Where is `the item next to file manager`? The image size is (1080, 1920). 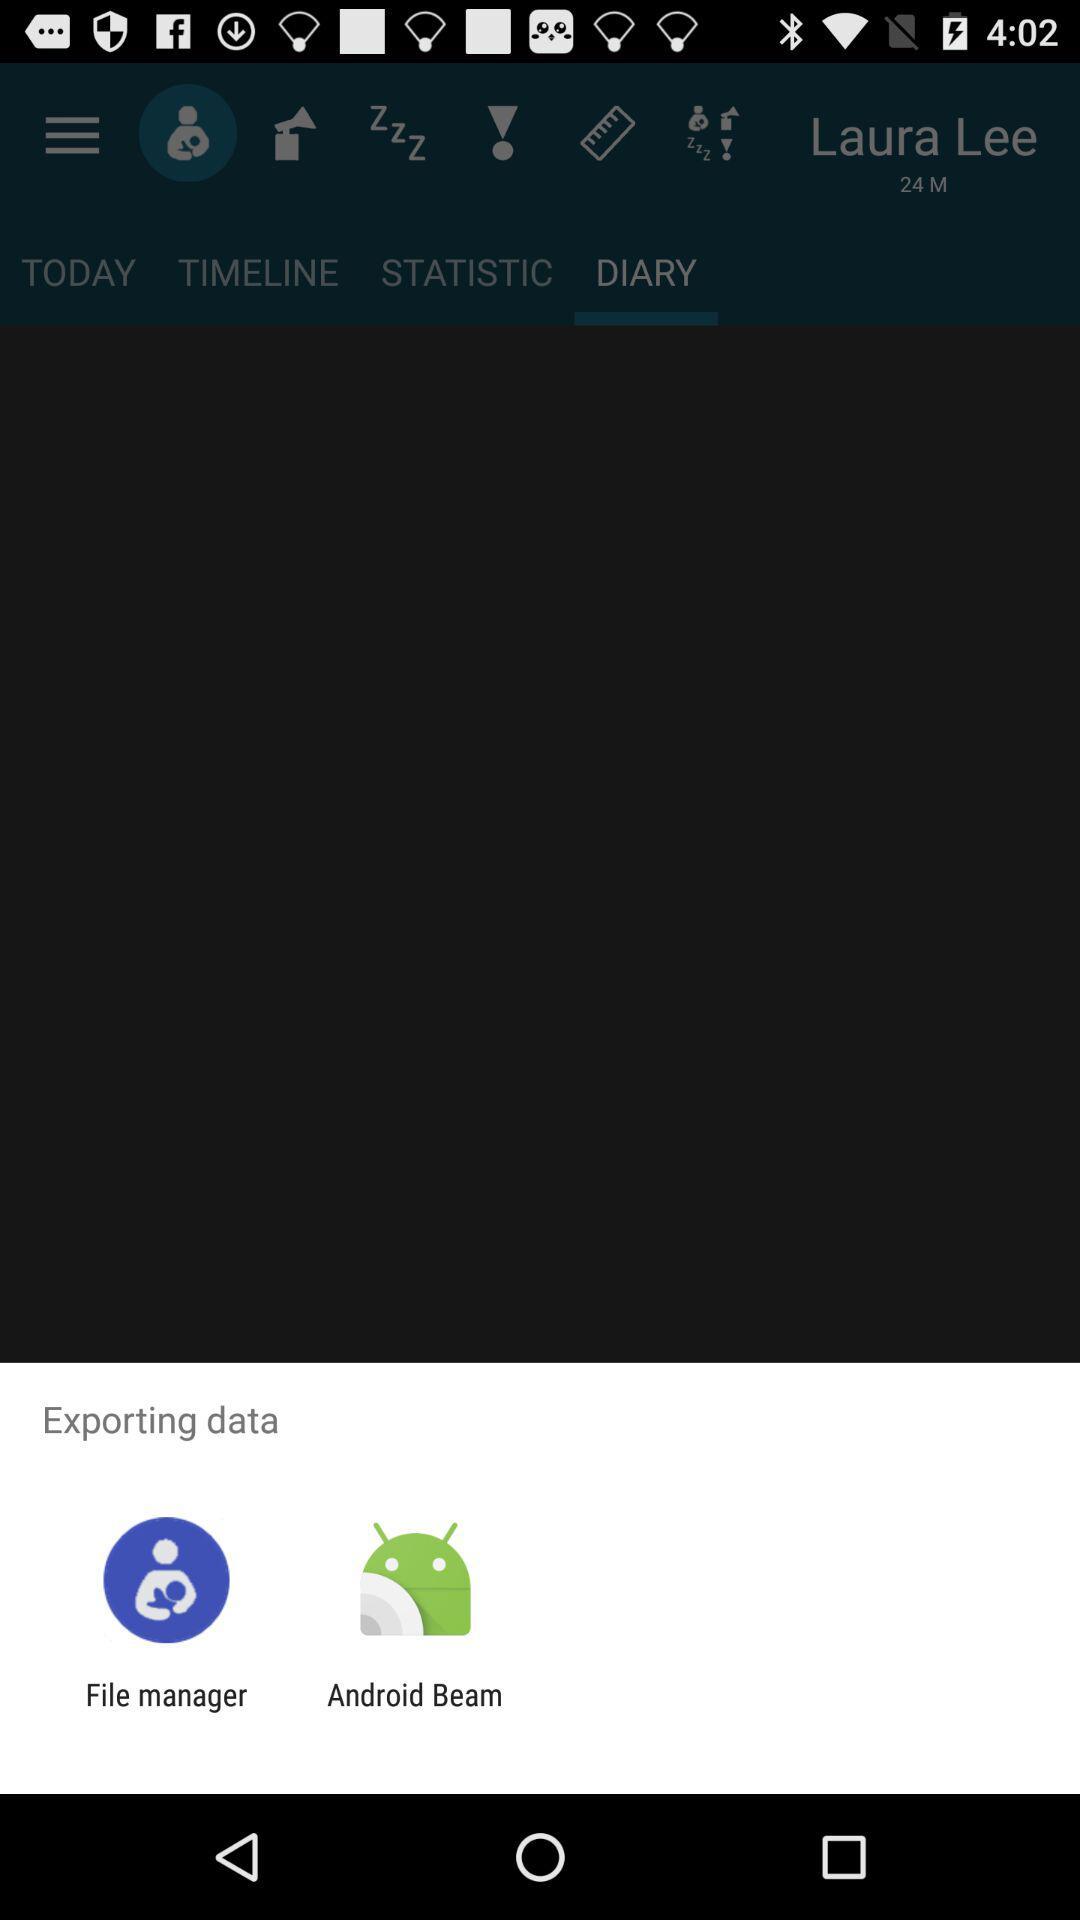
the item next to file manager is located at coordinates (414, 1711).